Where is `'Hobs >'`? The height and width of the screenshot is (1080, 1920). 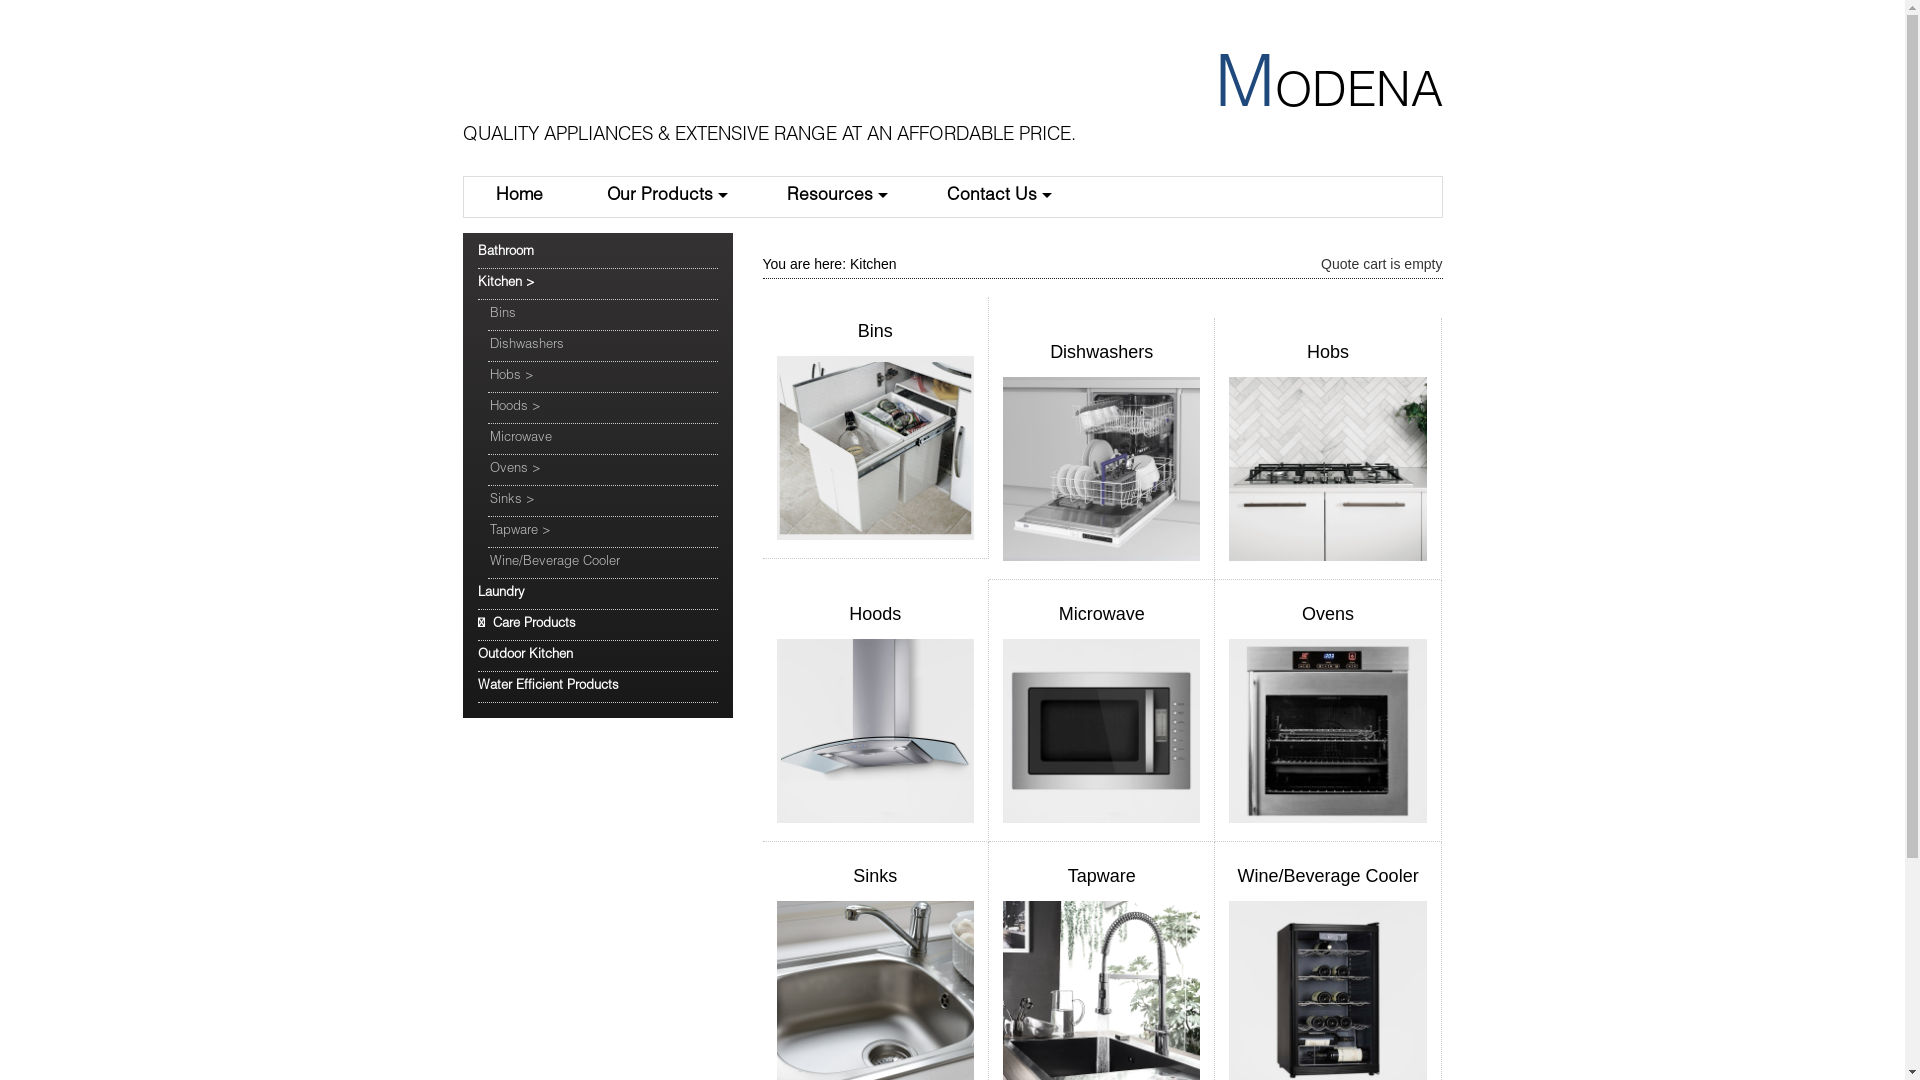 'Hobs >' is located at coordinates (488, 377).